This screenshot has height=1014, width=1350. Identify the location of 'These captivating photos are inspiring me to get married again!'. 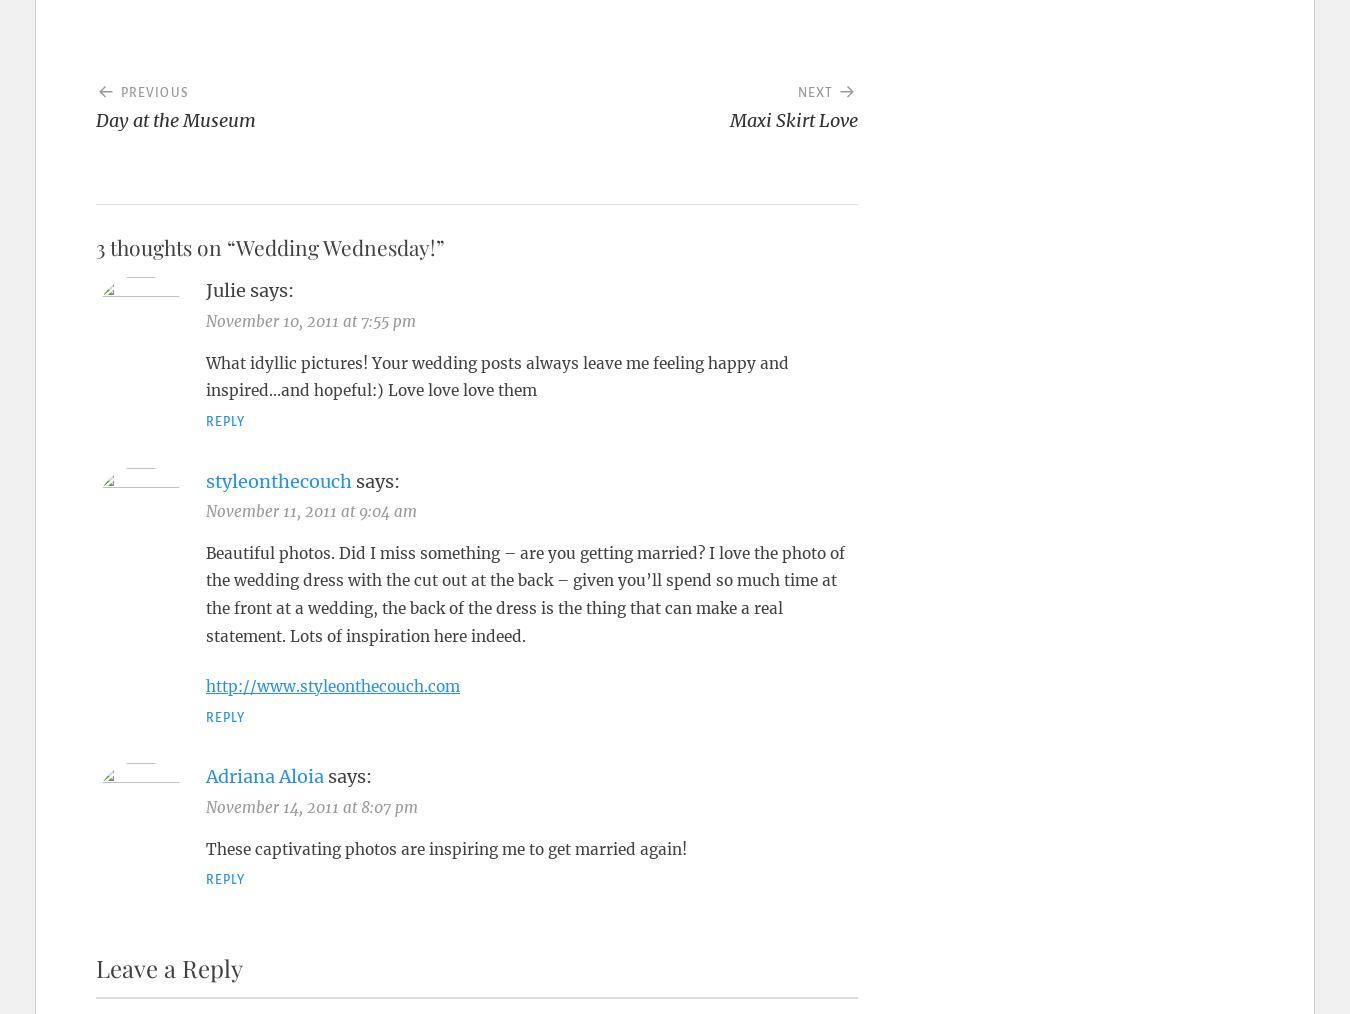
(446, 847).